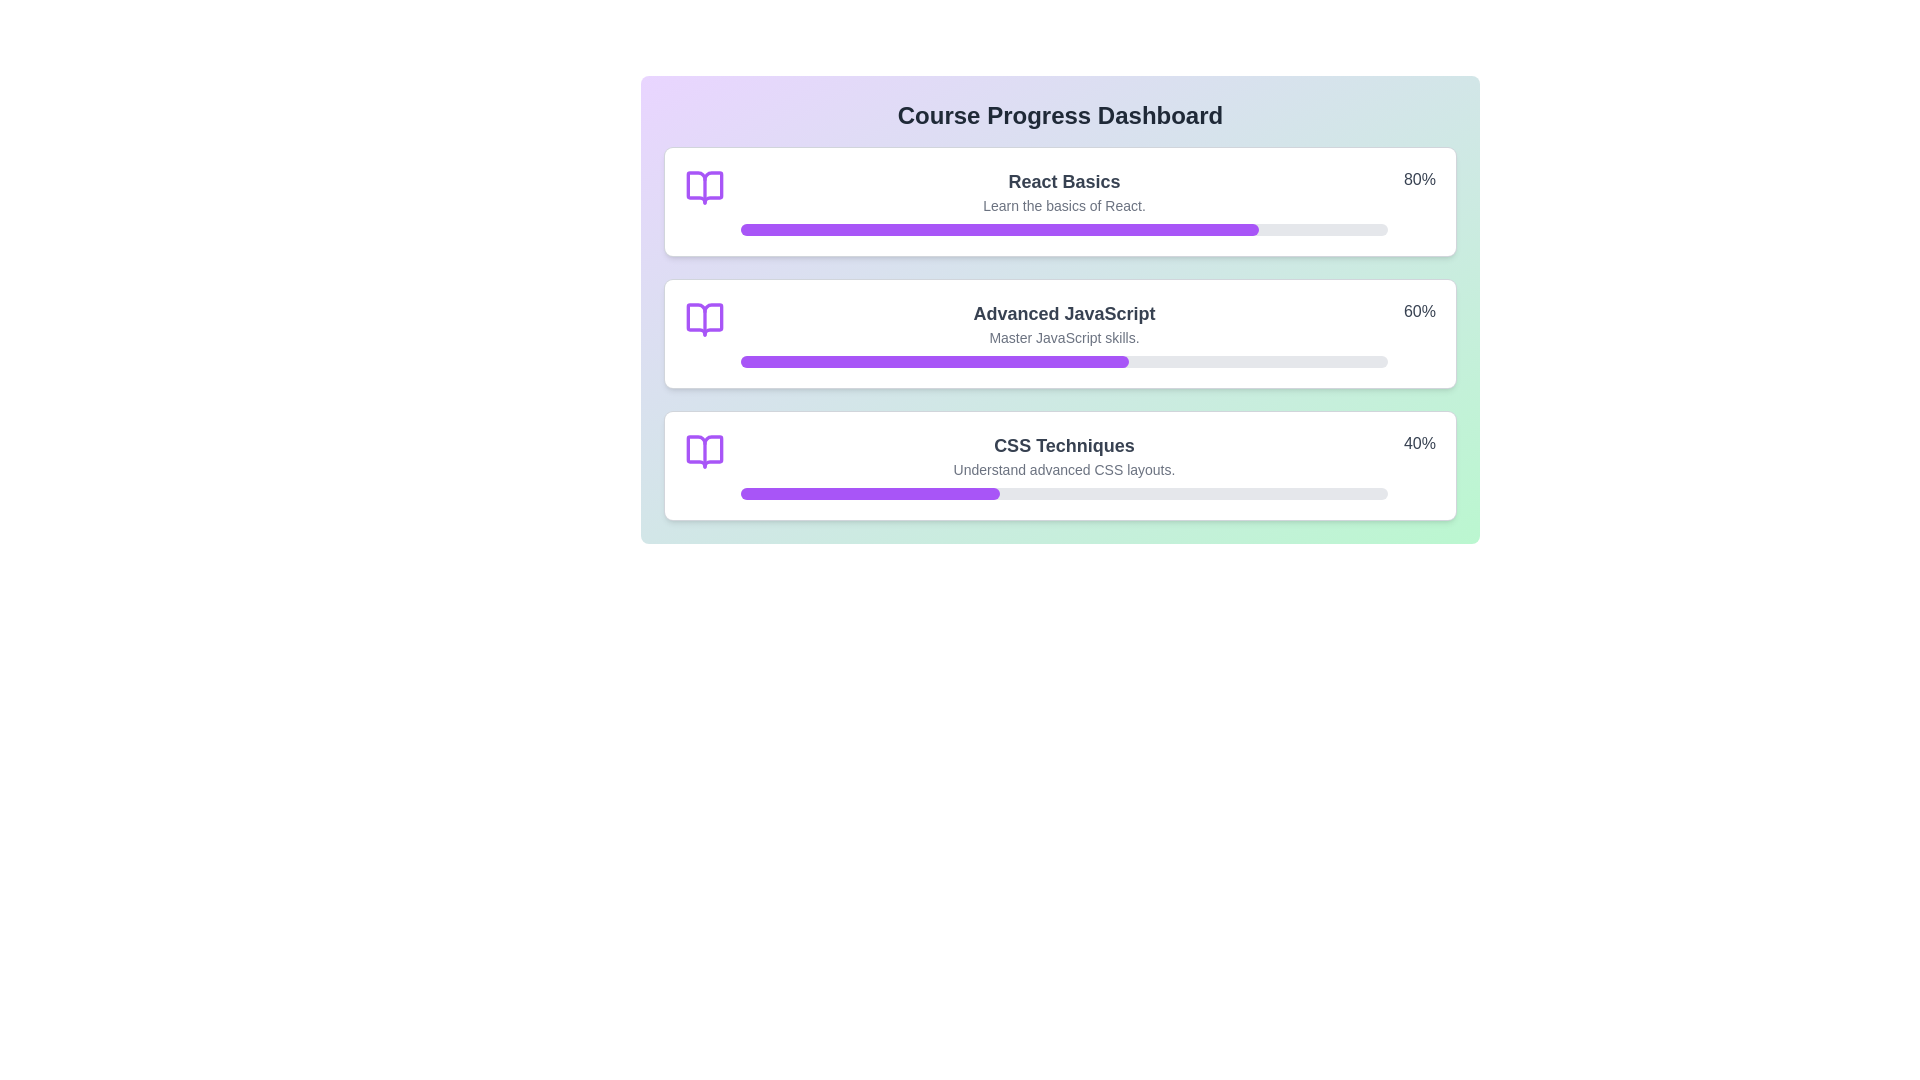  Describe the element at coordinates (705, 319) in the screenshot. I see `the left-hand side curve of the book icon in the 'Advanced JavaScript' card on the Course Progress Dashboard` at that location.